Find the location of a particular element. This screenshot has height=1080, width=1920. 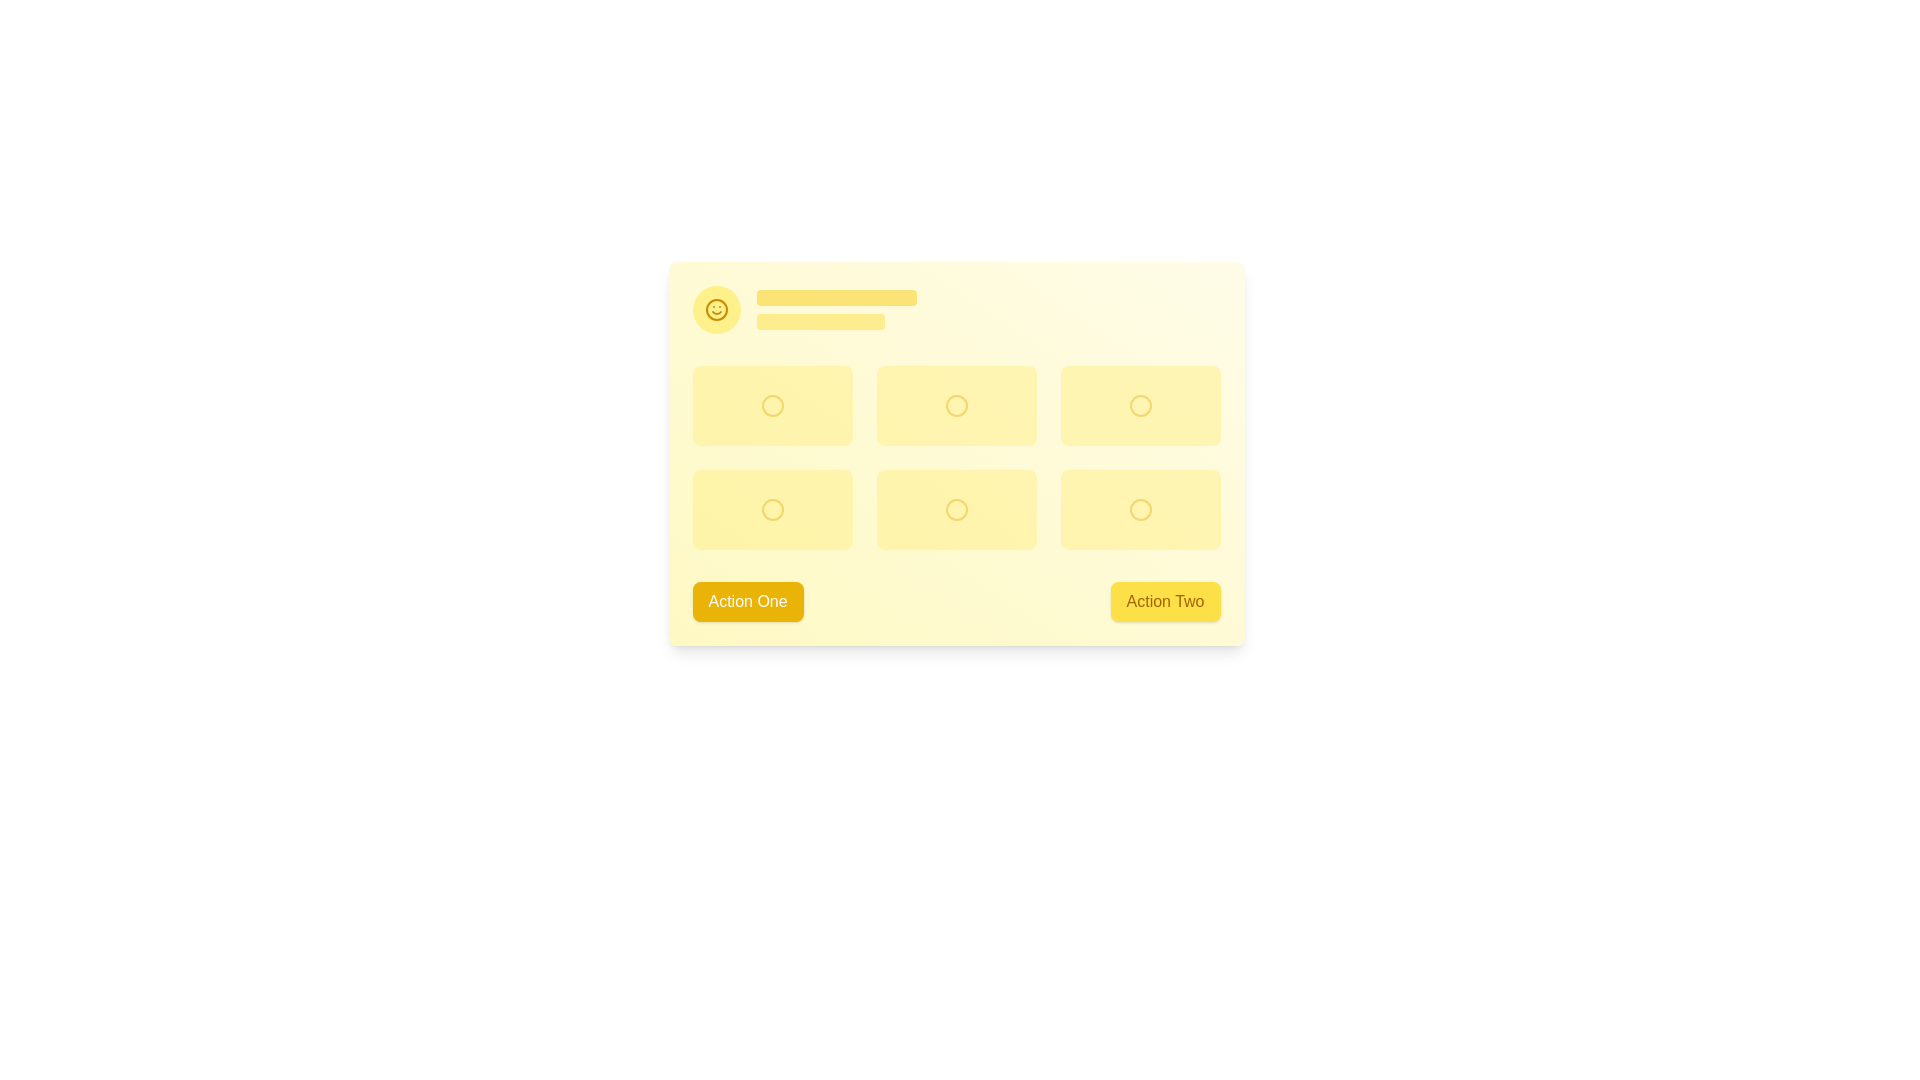

the interactive button-like component located in the second row and second column of a 3x3 grid layout within a light yellow card-like structure is located at coordinates (955, 508).